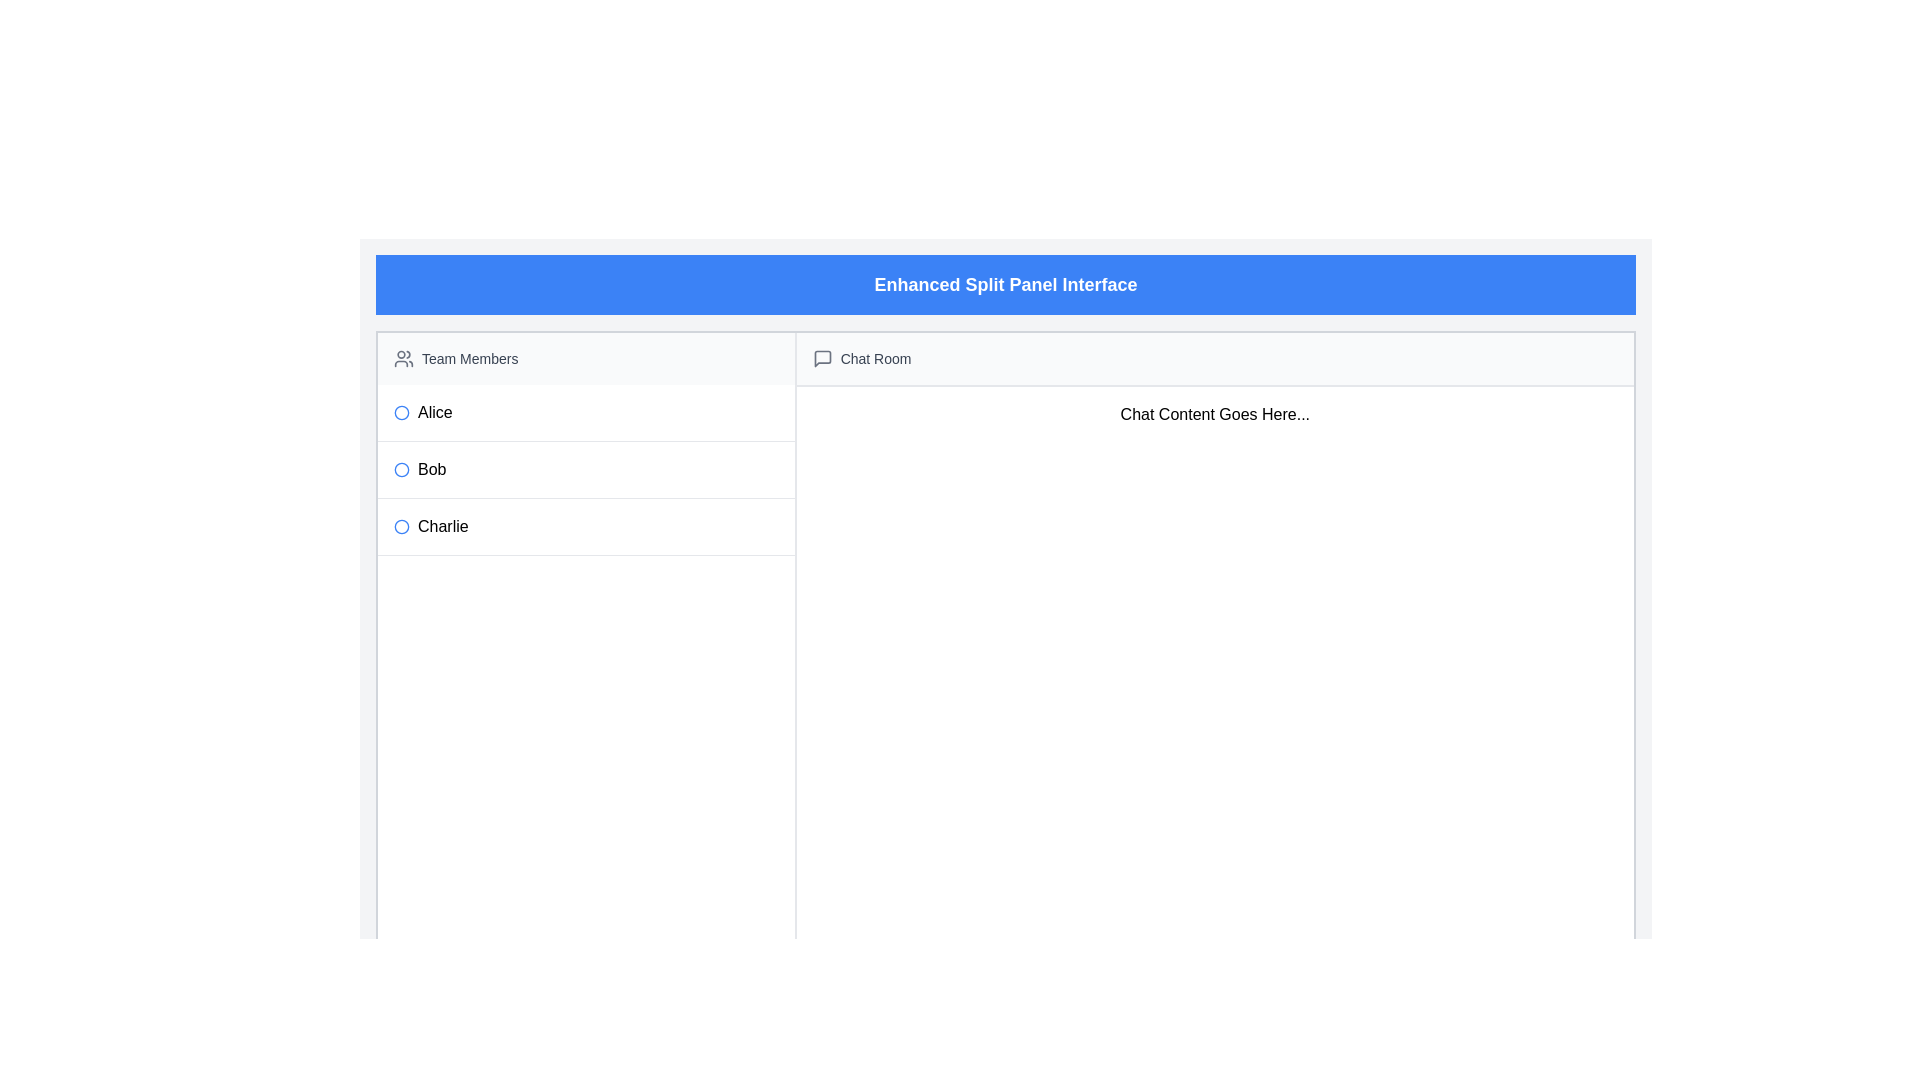 This screenshot has height=1080, width=1920. I want to click on the text label displaying the name 'Bob', which is the second entry in a vertically stacked list of names, so click(431, 470).